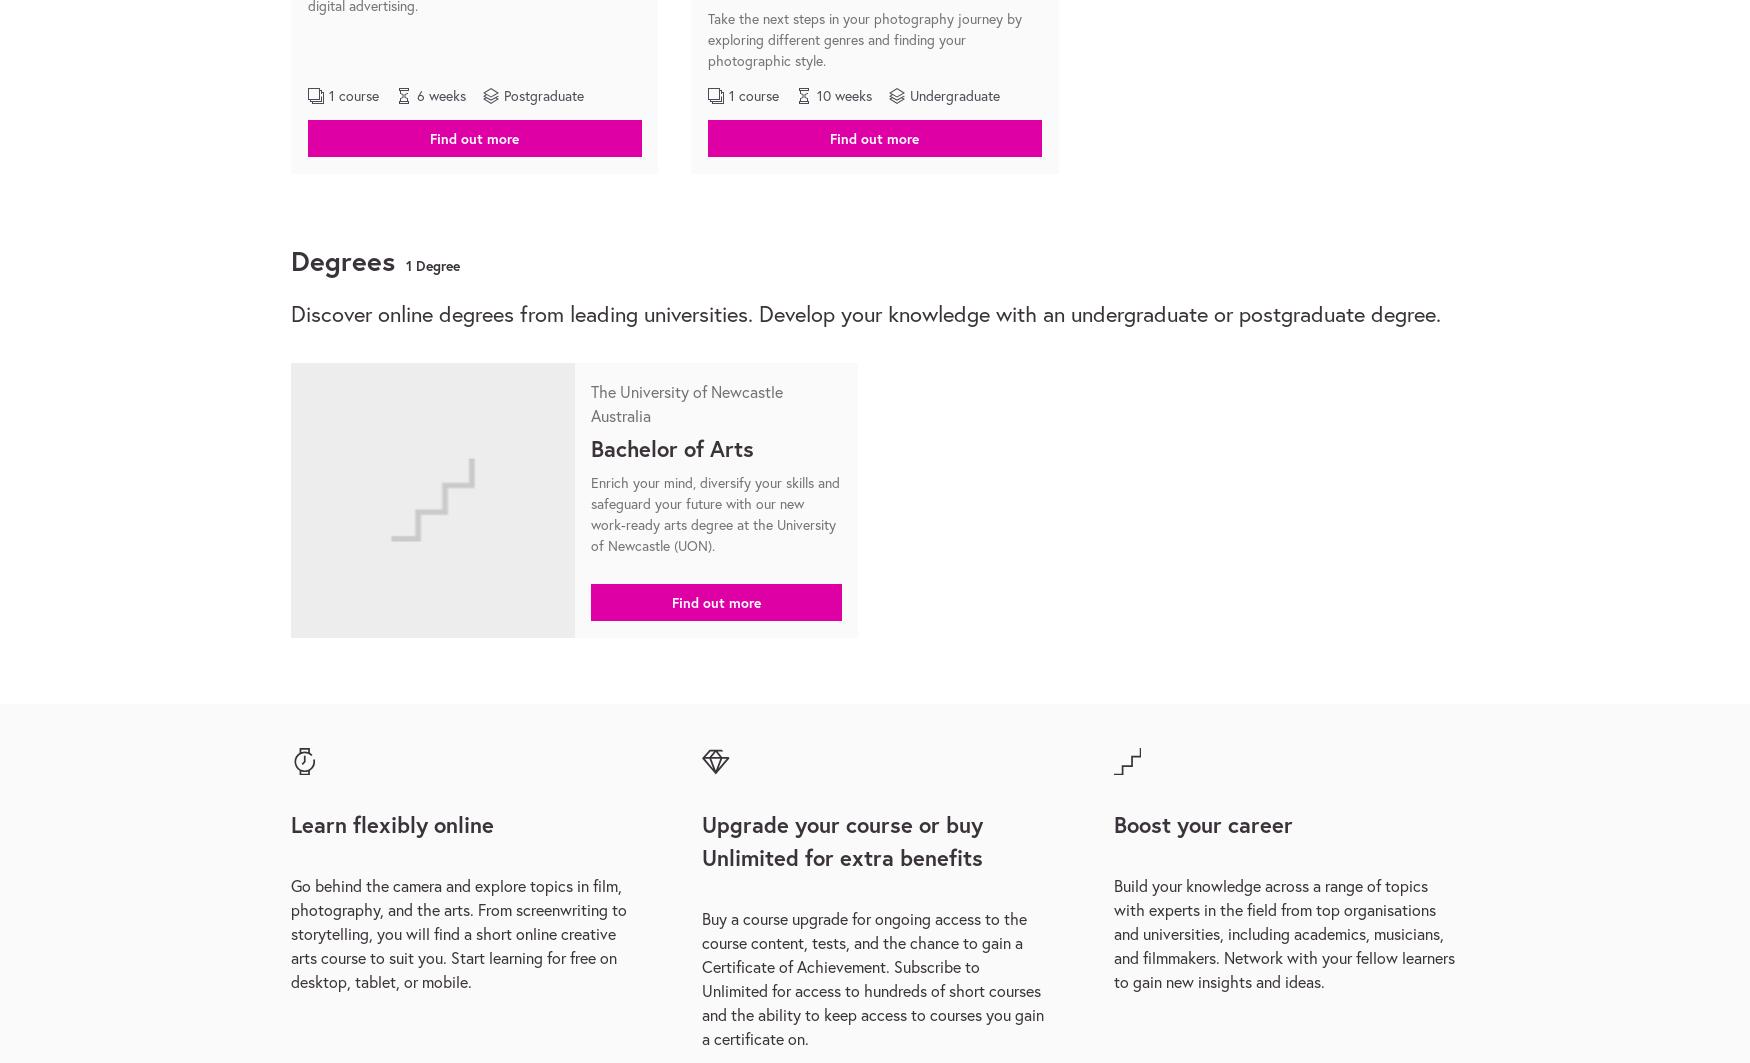 The width and height of the screenshot is (1750, 1063). Describe the element at coordinates (441, 95) in the screenshot. I see `'6 weeks'` at that location.